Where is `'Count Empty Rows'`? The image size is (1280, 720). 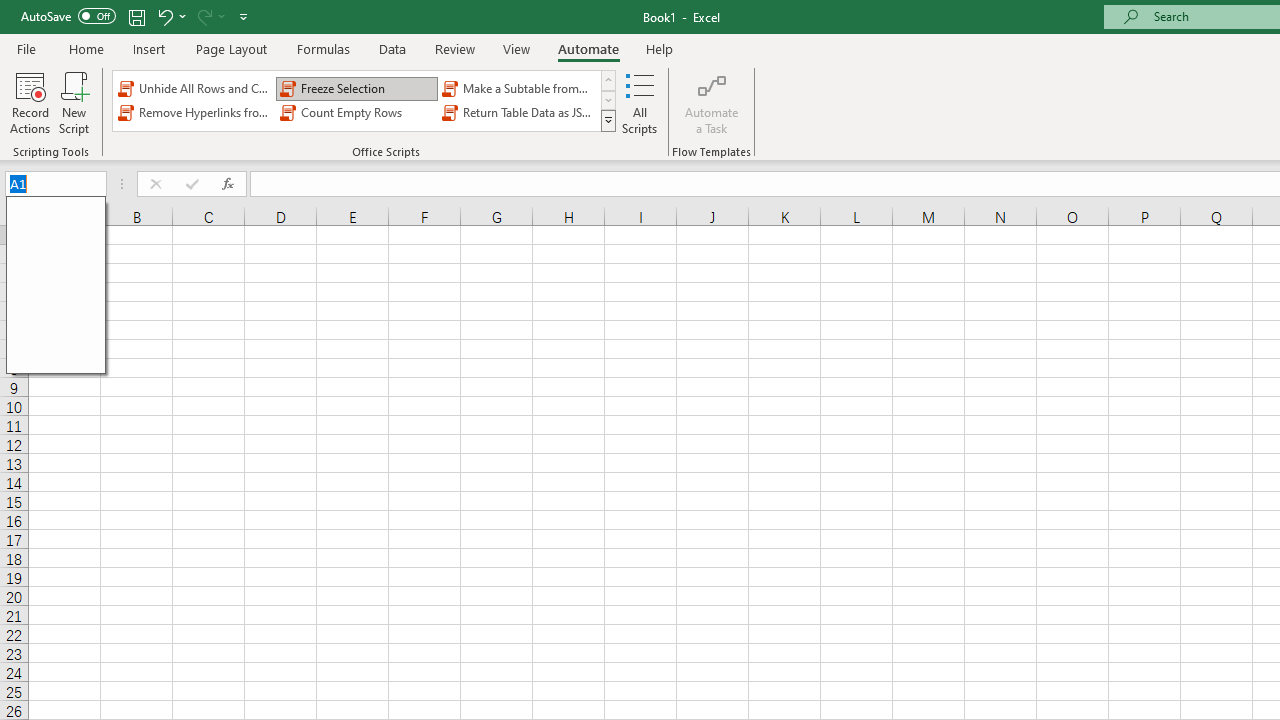
'Count Empty Rows' is located at coordinates (357, 113).